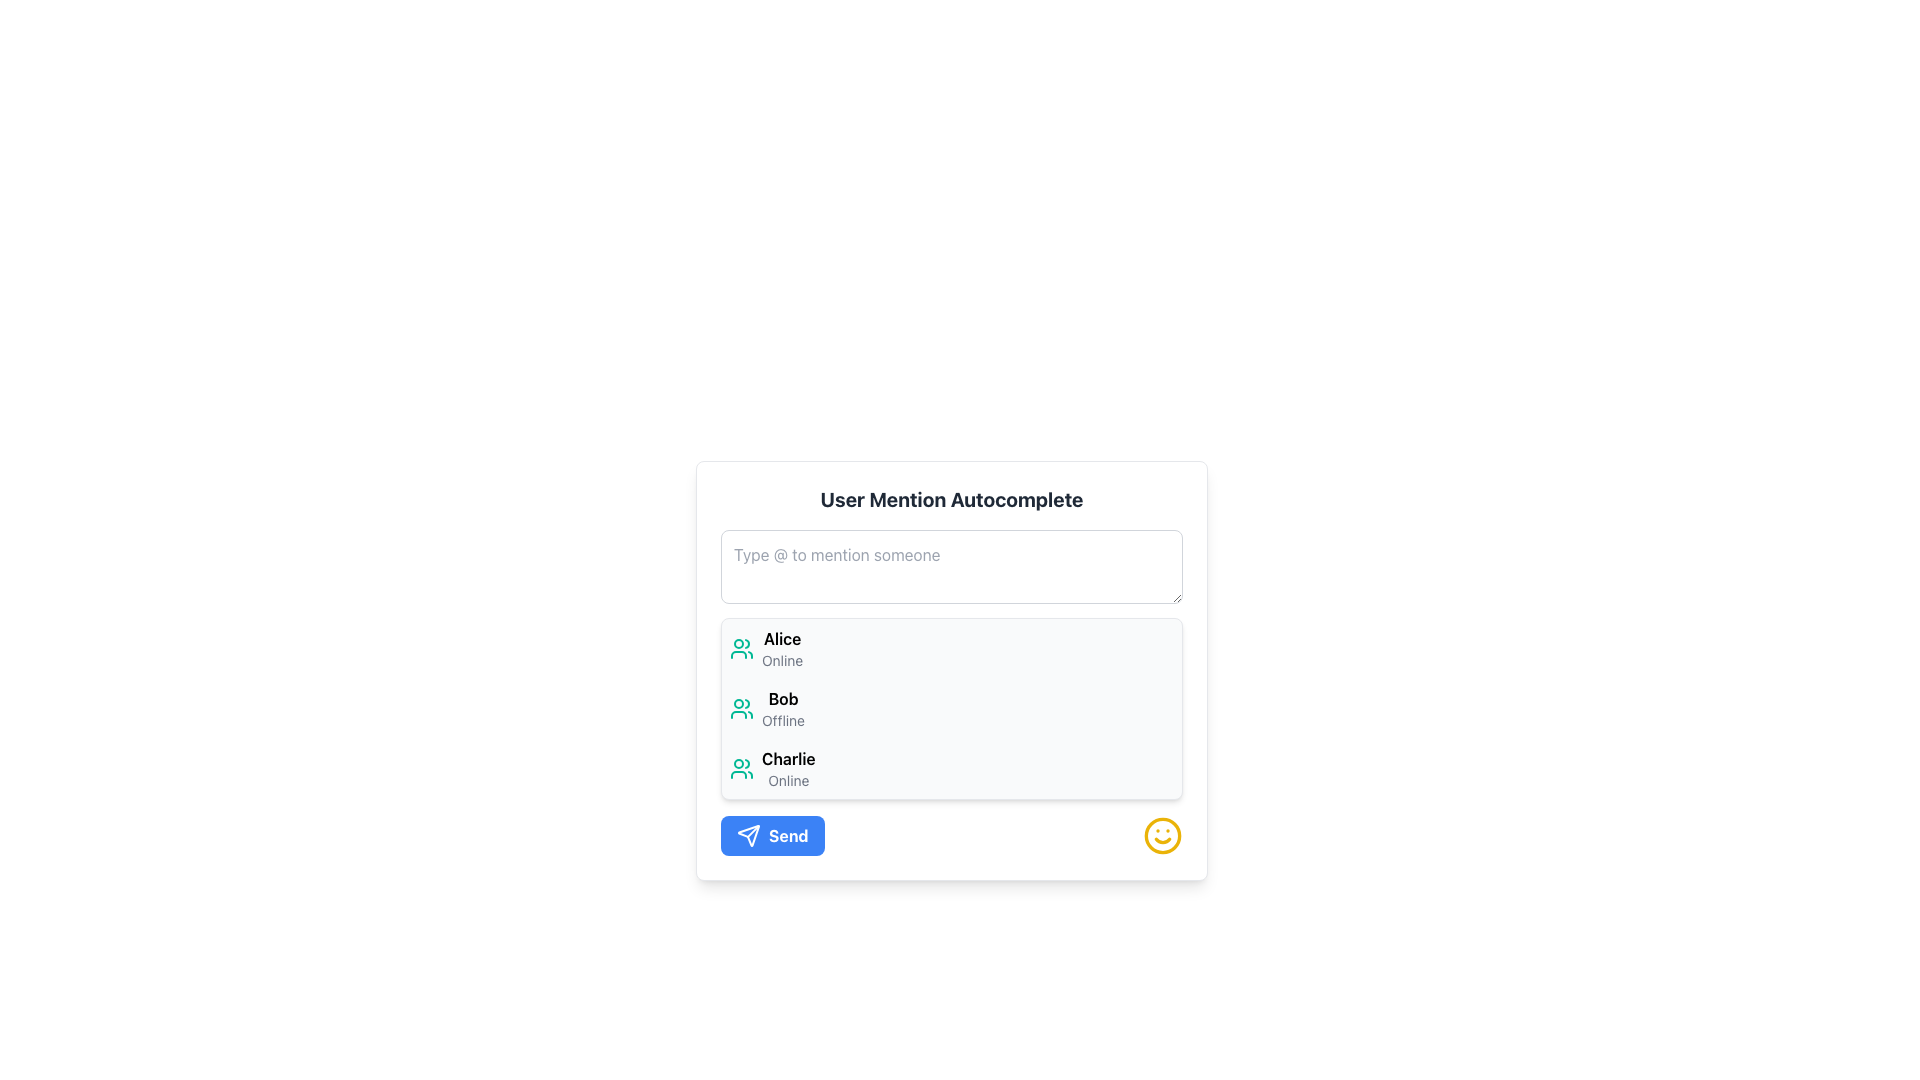 This screenshot has width=1920, height=1080. What do you see at coordinates (781, 648) in the screenshot?
I see `the user profile entry labeled 'Alice' in the mention suggestion list` at bounding box center [781, 648].